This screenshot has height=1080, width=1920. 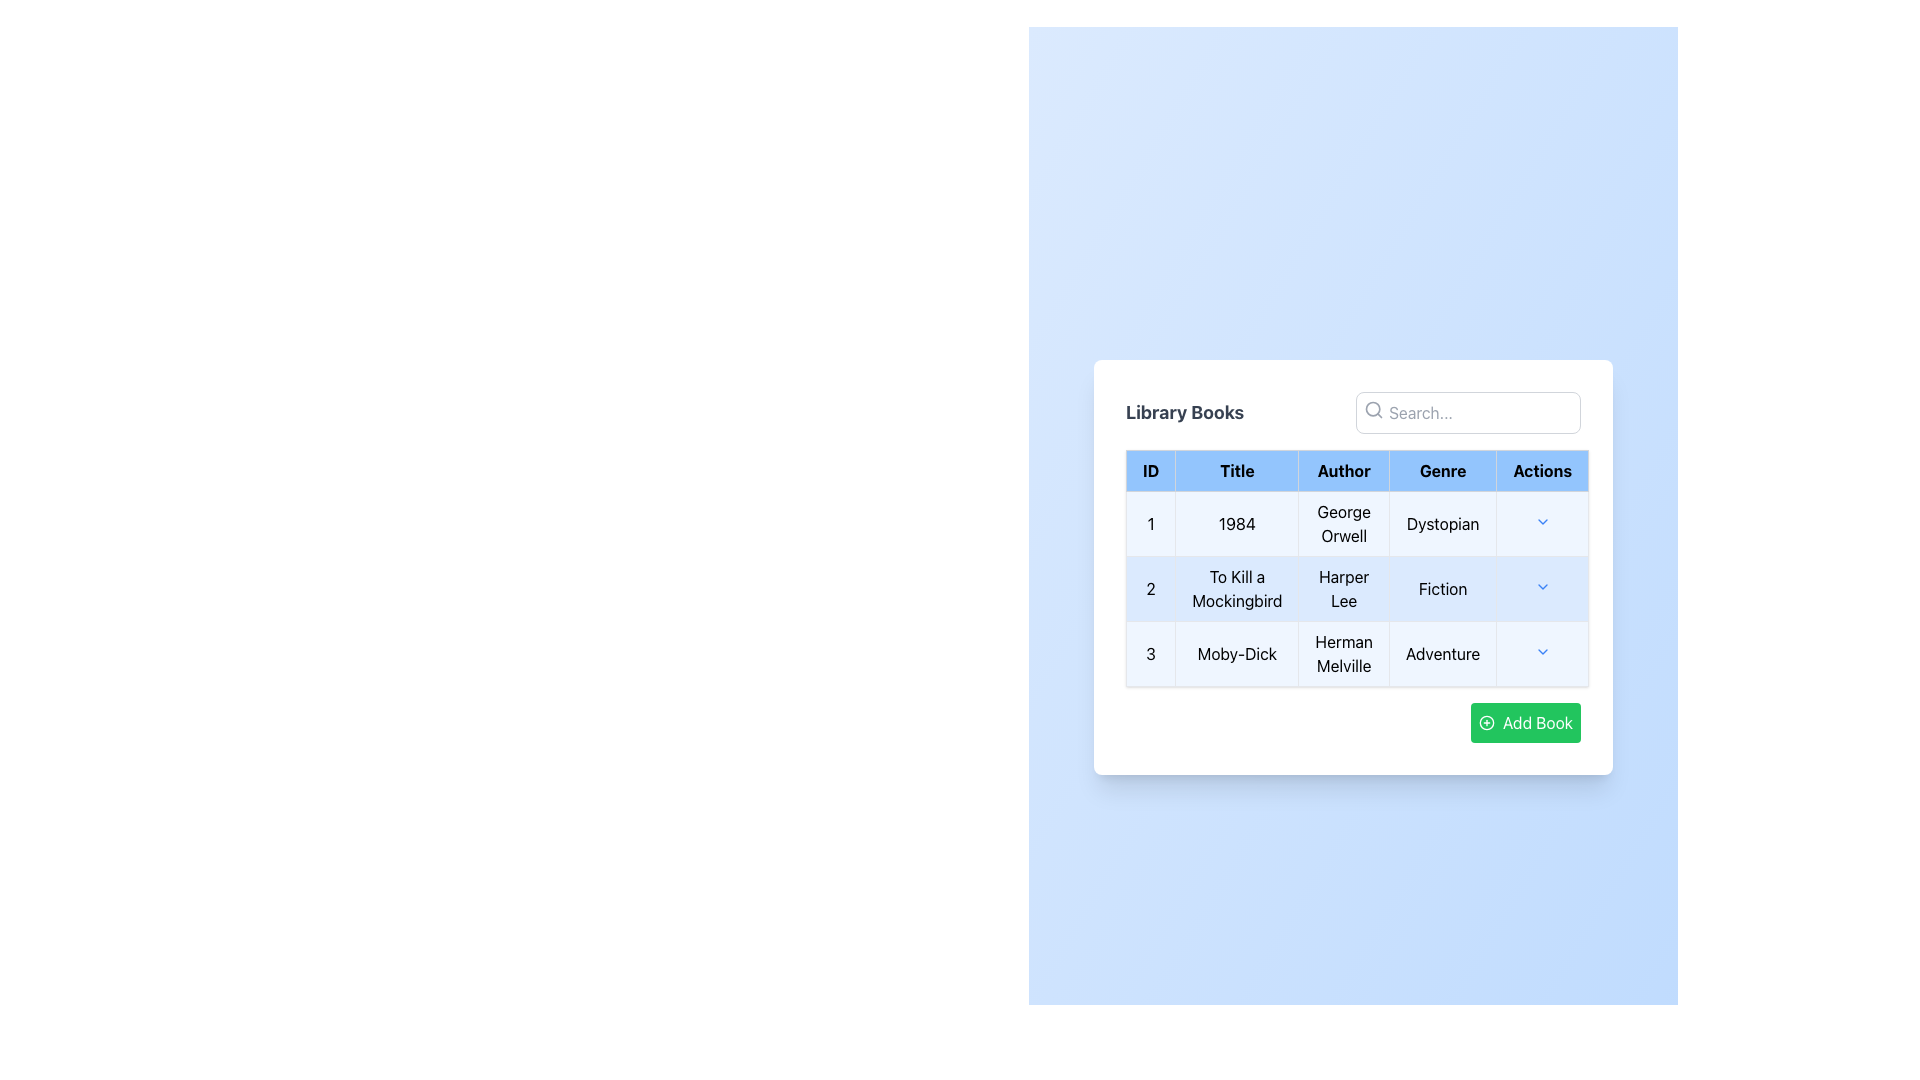 What do you see at coordinates (1236, 470) in the screenshot?
I see `the Table Header Cell displaying 'Title' in bold font, which is styled with a blue background and is positioned between the 'ID' and 'Author' columns in the Library Books layout` at bounding box center [1236, 470].